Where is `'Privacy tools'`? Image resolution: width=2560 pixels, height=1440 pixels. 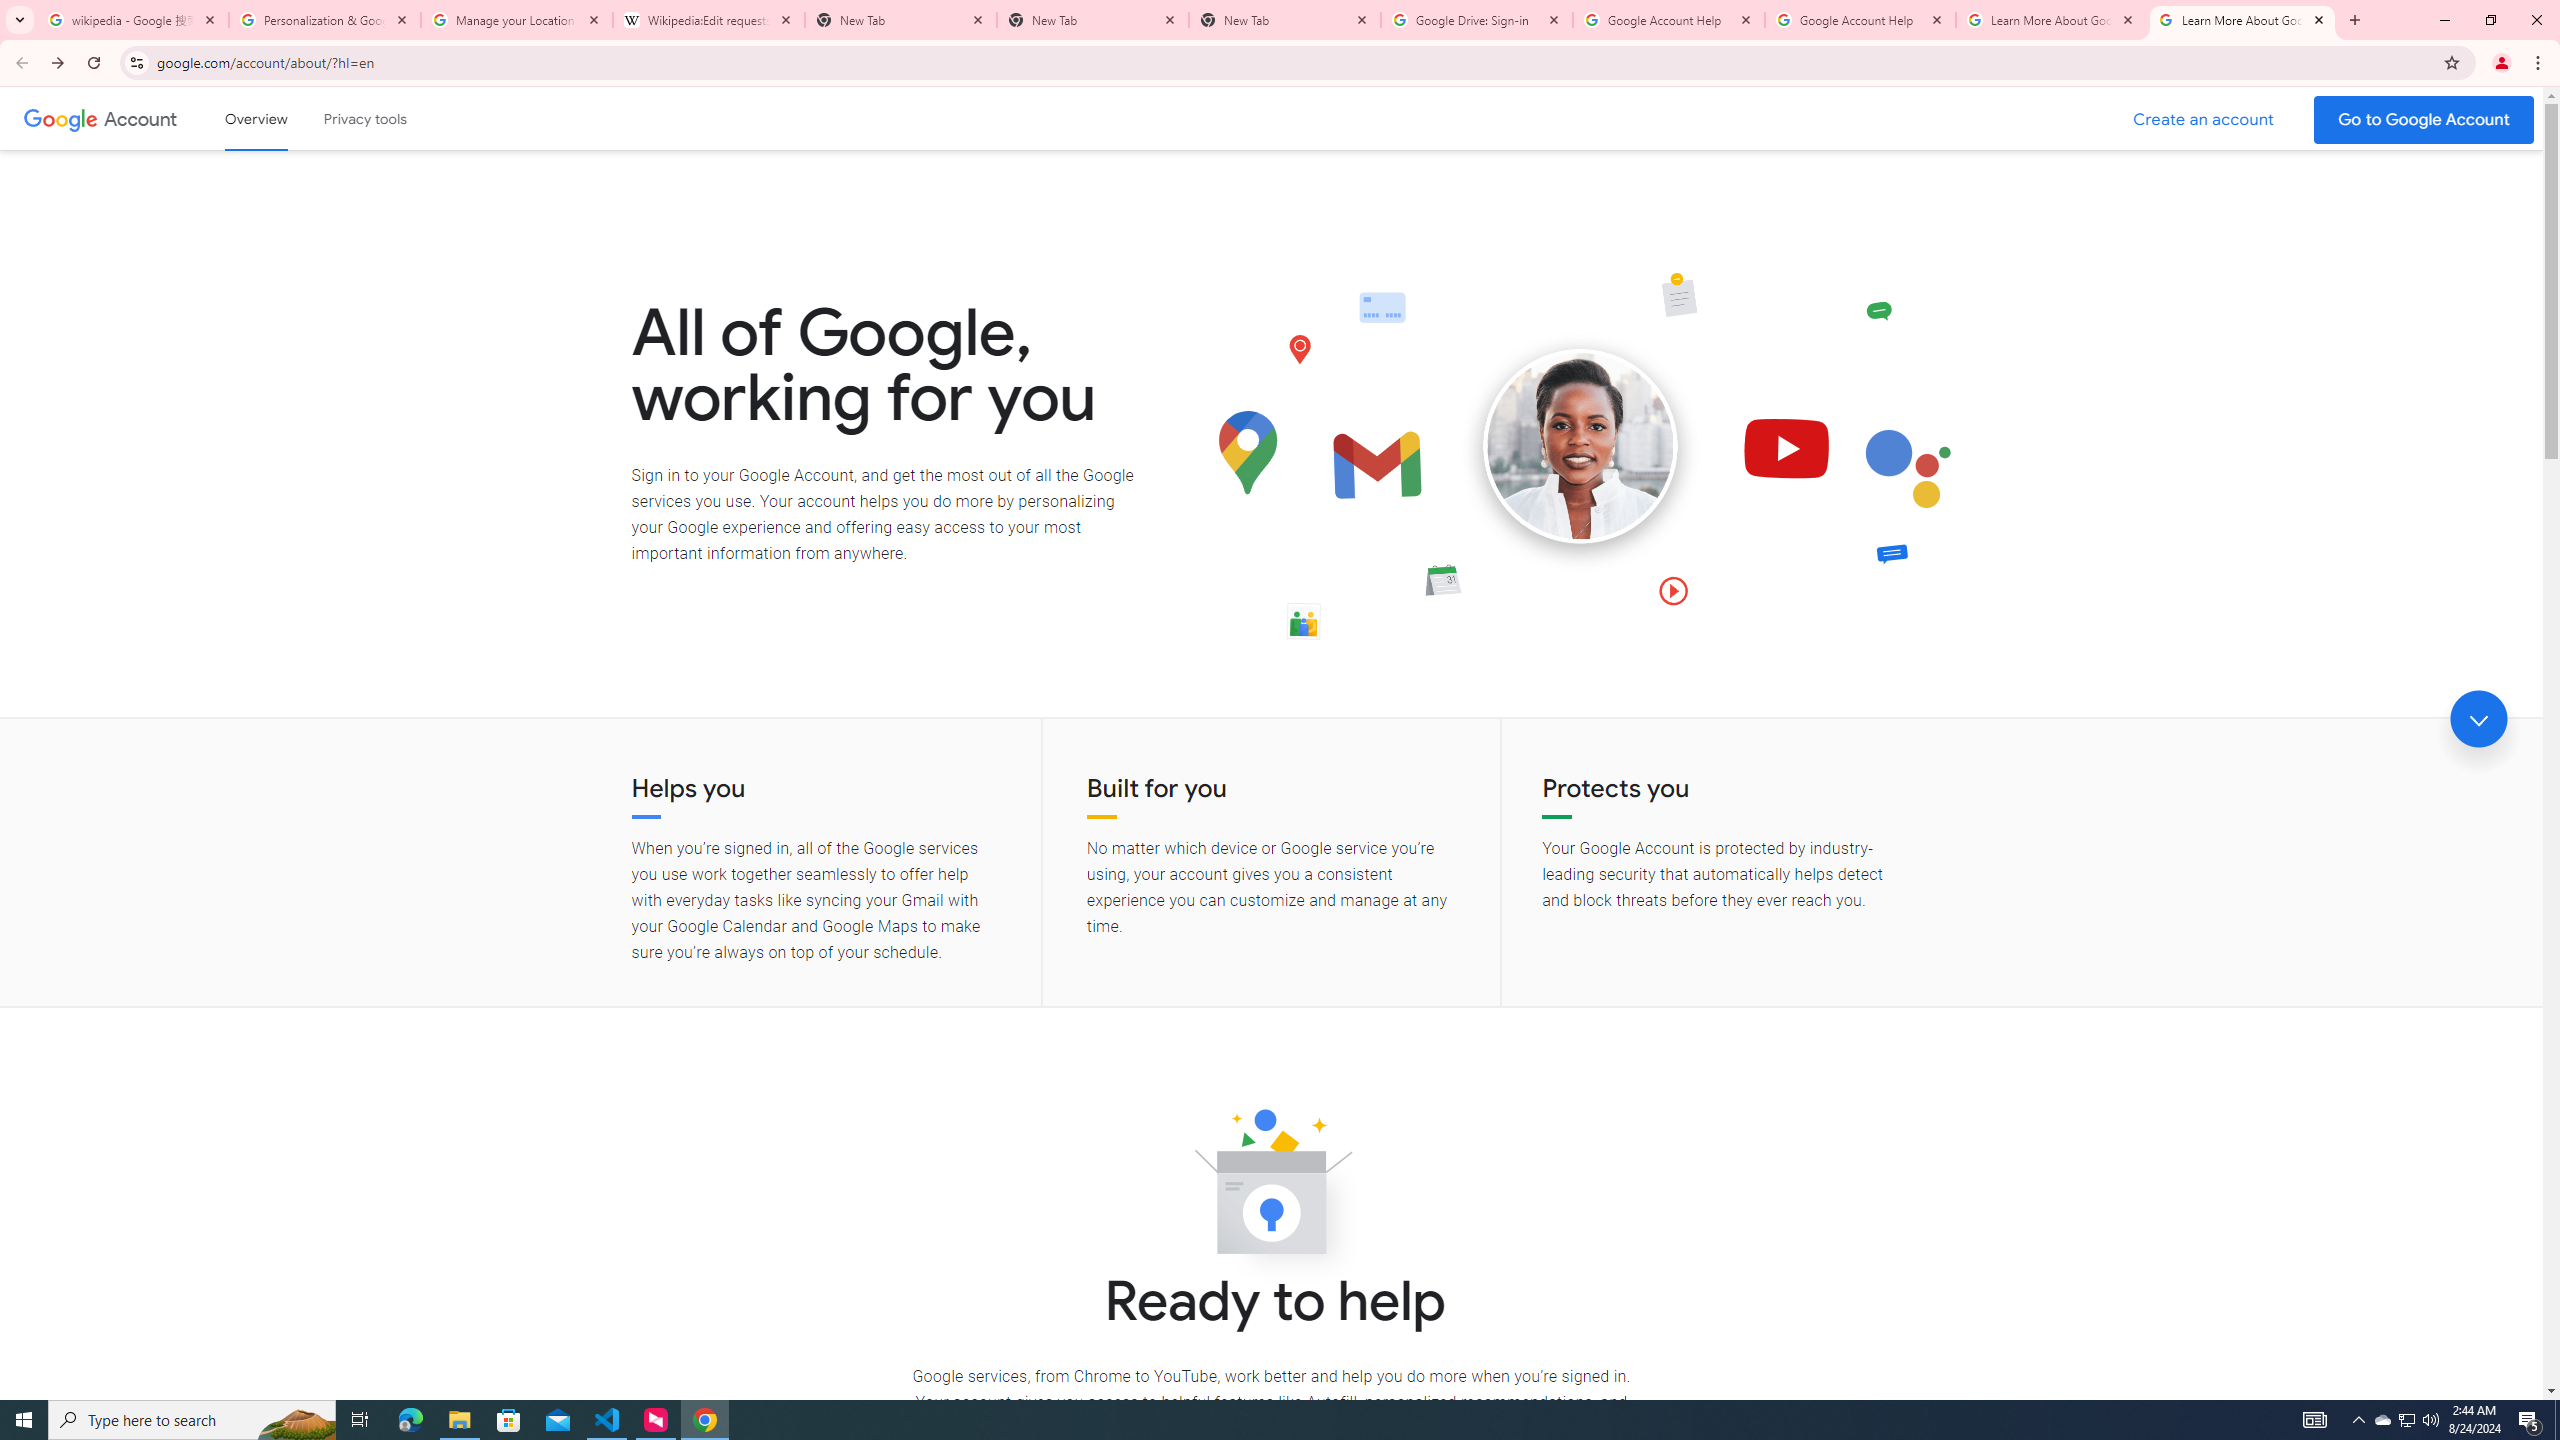
'Privacy tools' is located at coordinates (363, 118).